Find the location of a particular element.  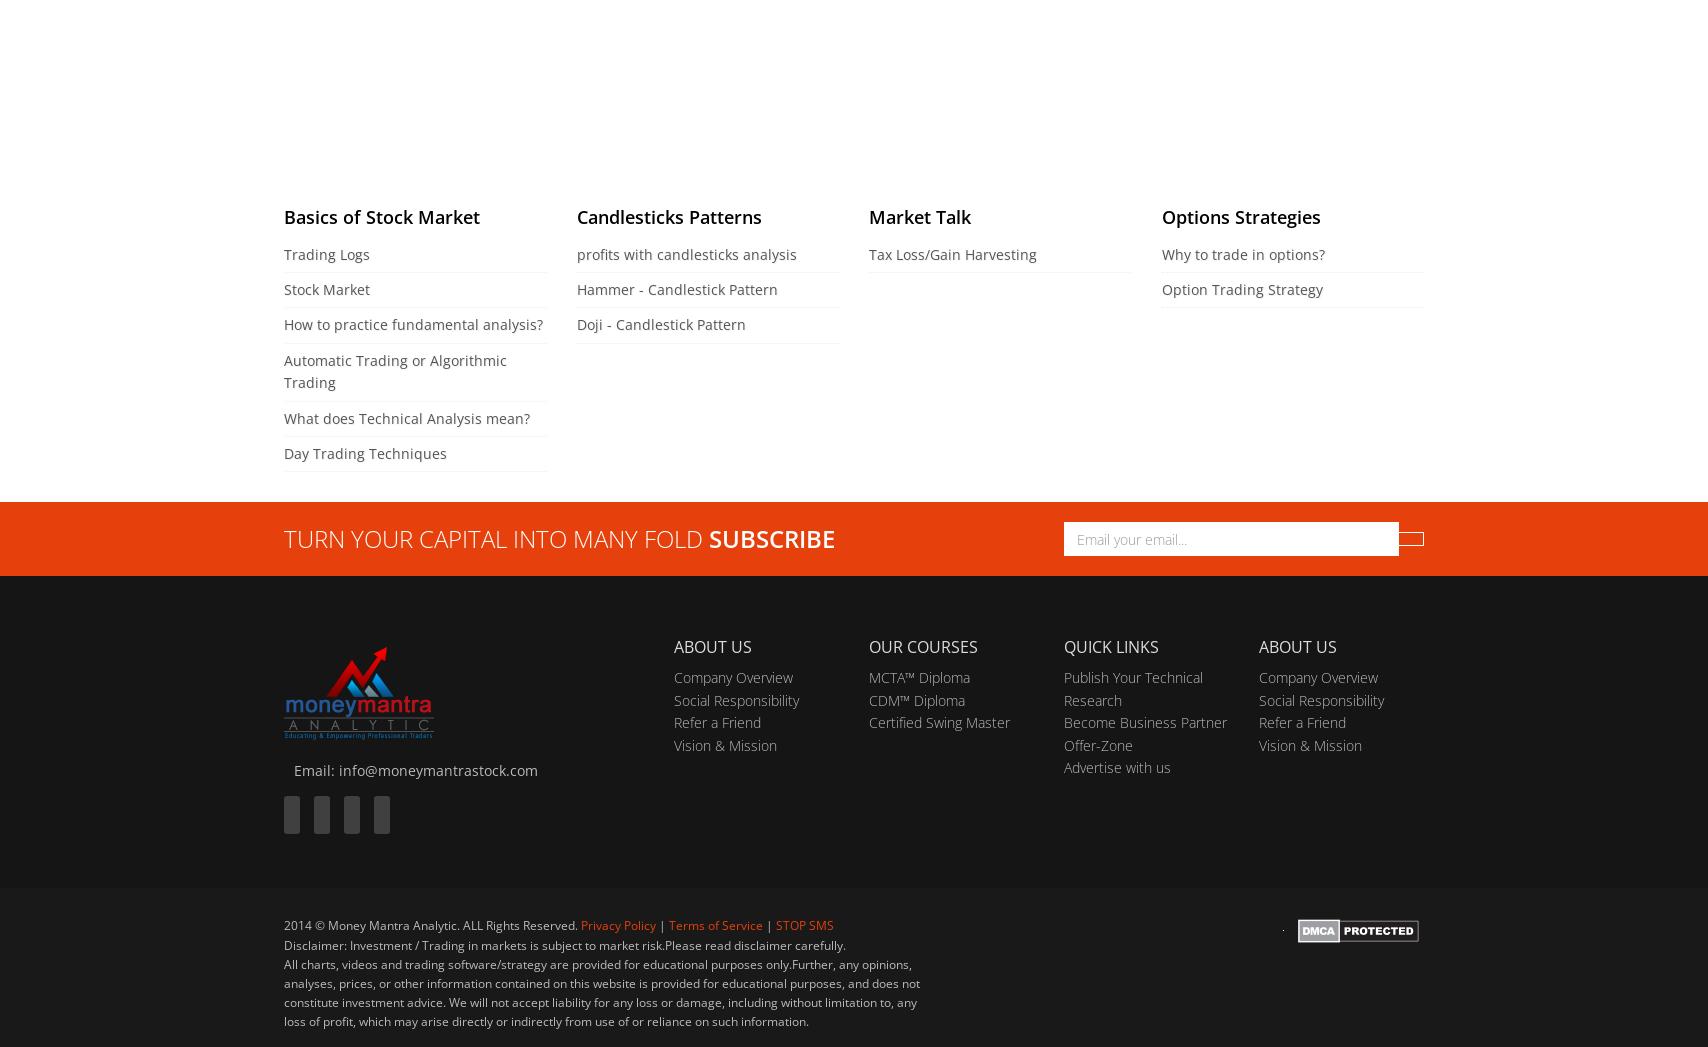

'What does Technical Analysis mean?' is located at coordinates (407, 416).